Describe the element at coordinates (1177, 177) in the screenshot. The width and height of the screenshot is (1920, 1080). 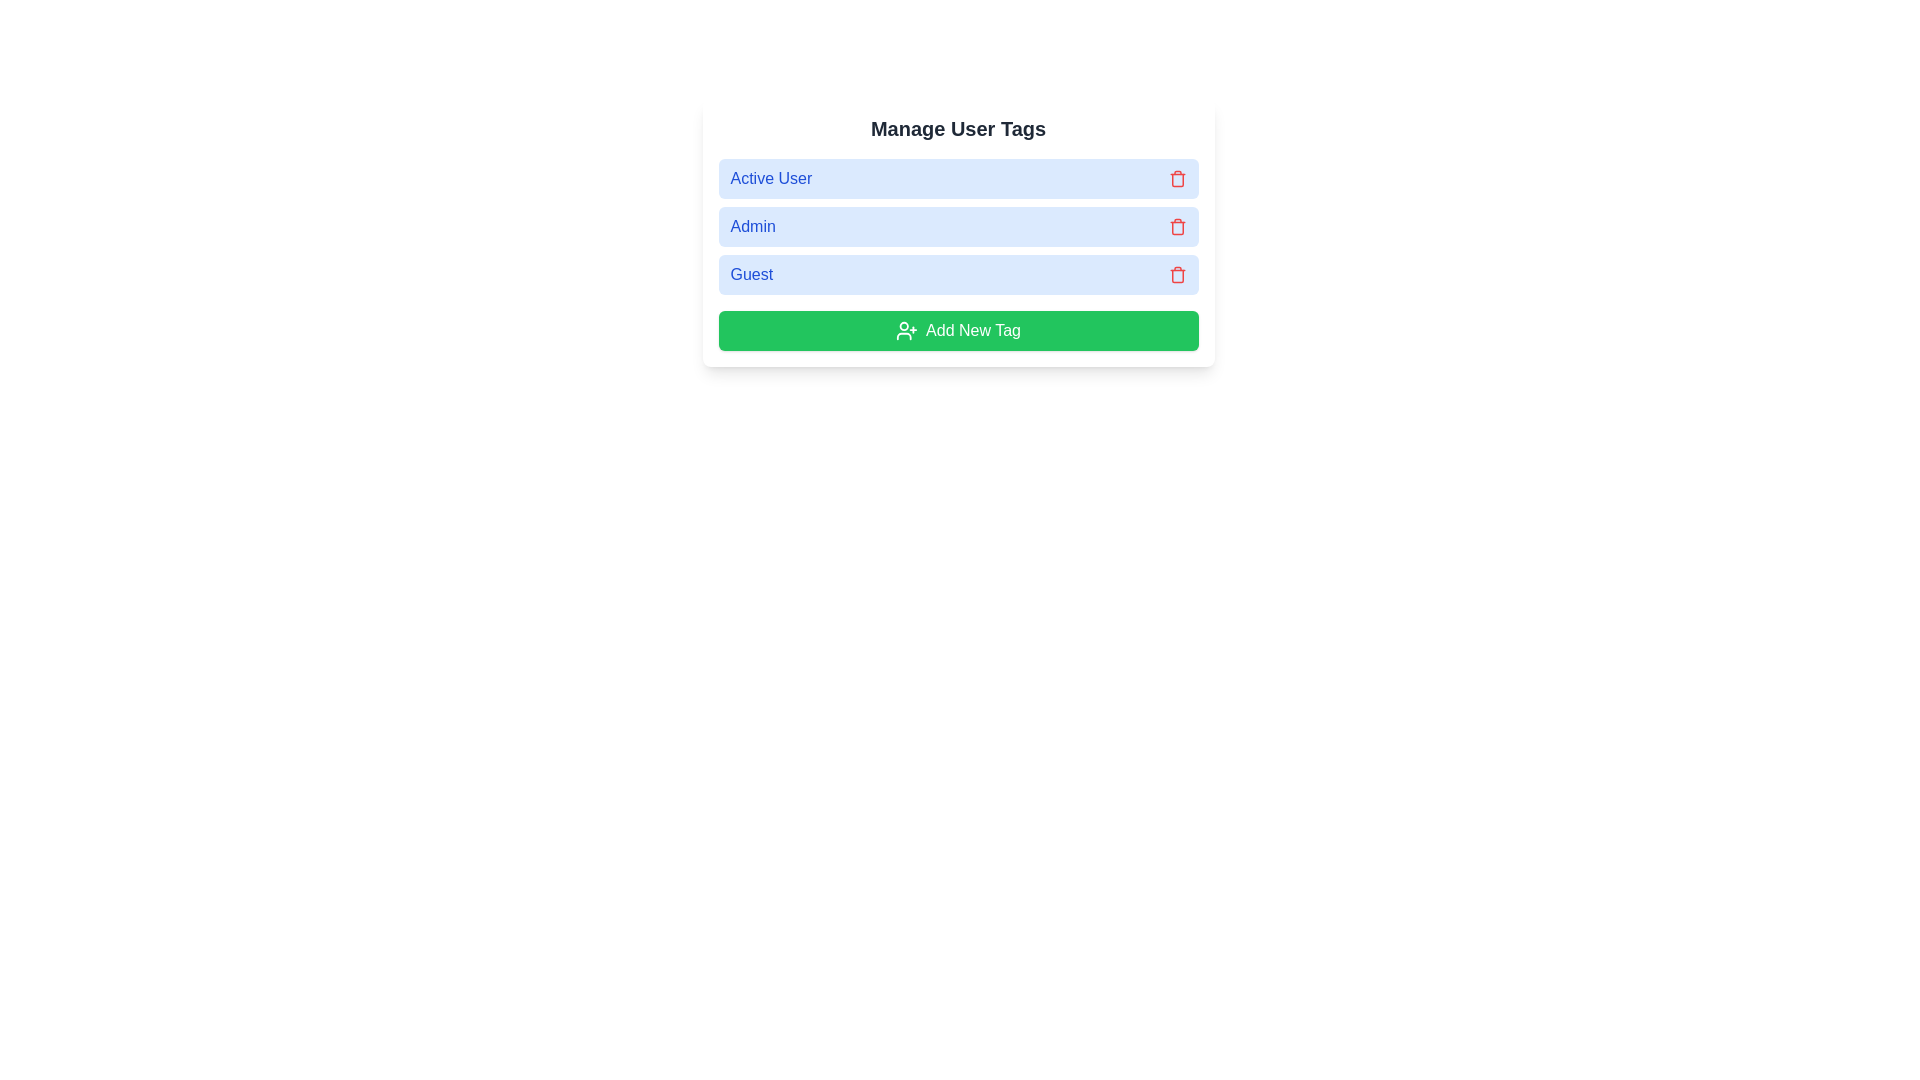
I see `the red trash can icon located on the right side of the row labeled 'Active User'` at that location.